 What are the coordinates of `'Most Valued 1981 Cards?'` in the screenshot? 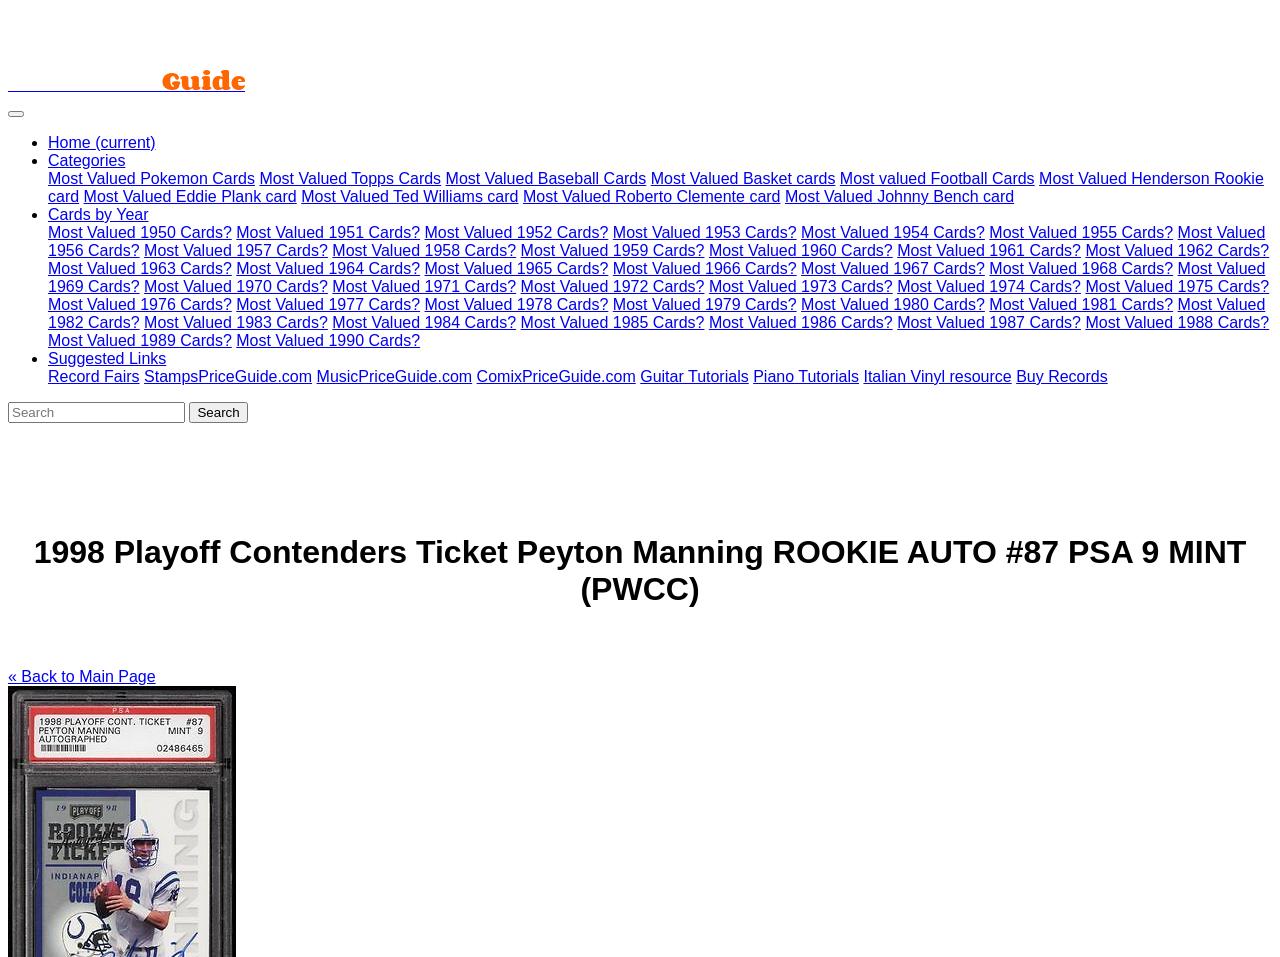 It's located at (1079, 304).